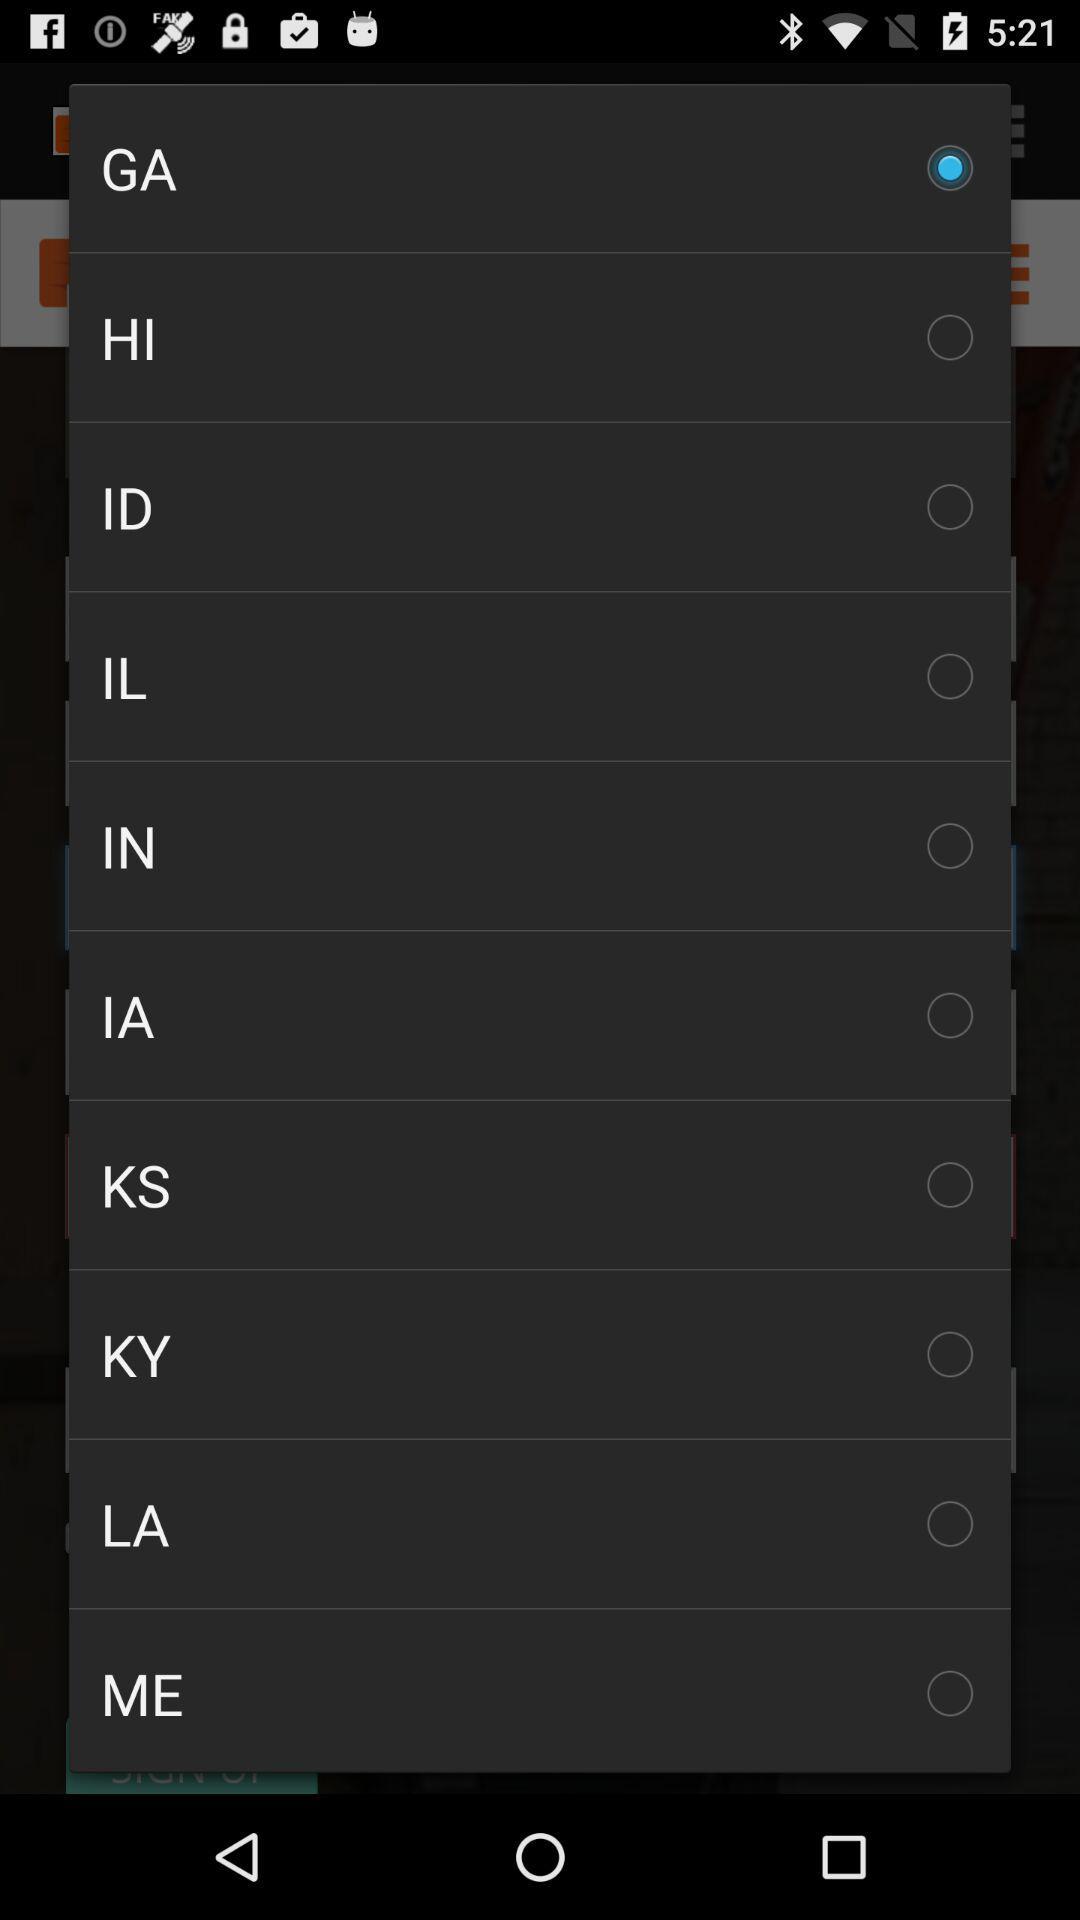 This screenshot has width=1080, height=1920. What do you see at coordinates (540, 168) in the screenshot?
I see `the item above the hi checkbox` at bounding box center [540, 168].